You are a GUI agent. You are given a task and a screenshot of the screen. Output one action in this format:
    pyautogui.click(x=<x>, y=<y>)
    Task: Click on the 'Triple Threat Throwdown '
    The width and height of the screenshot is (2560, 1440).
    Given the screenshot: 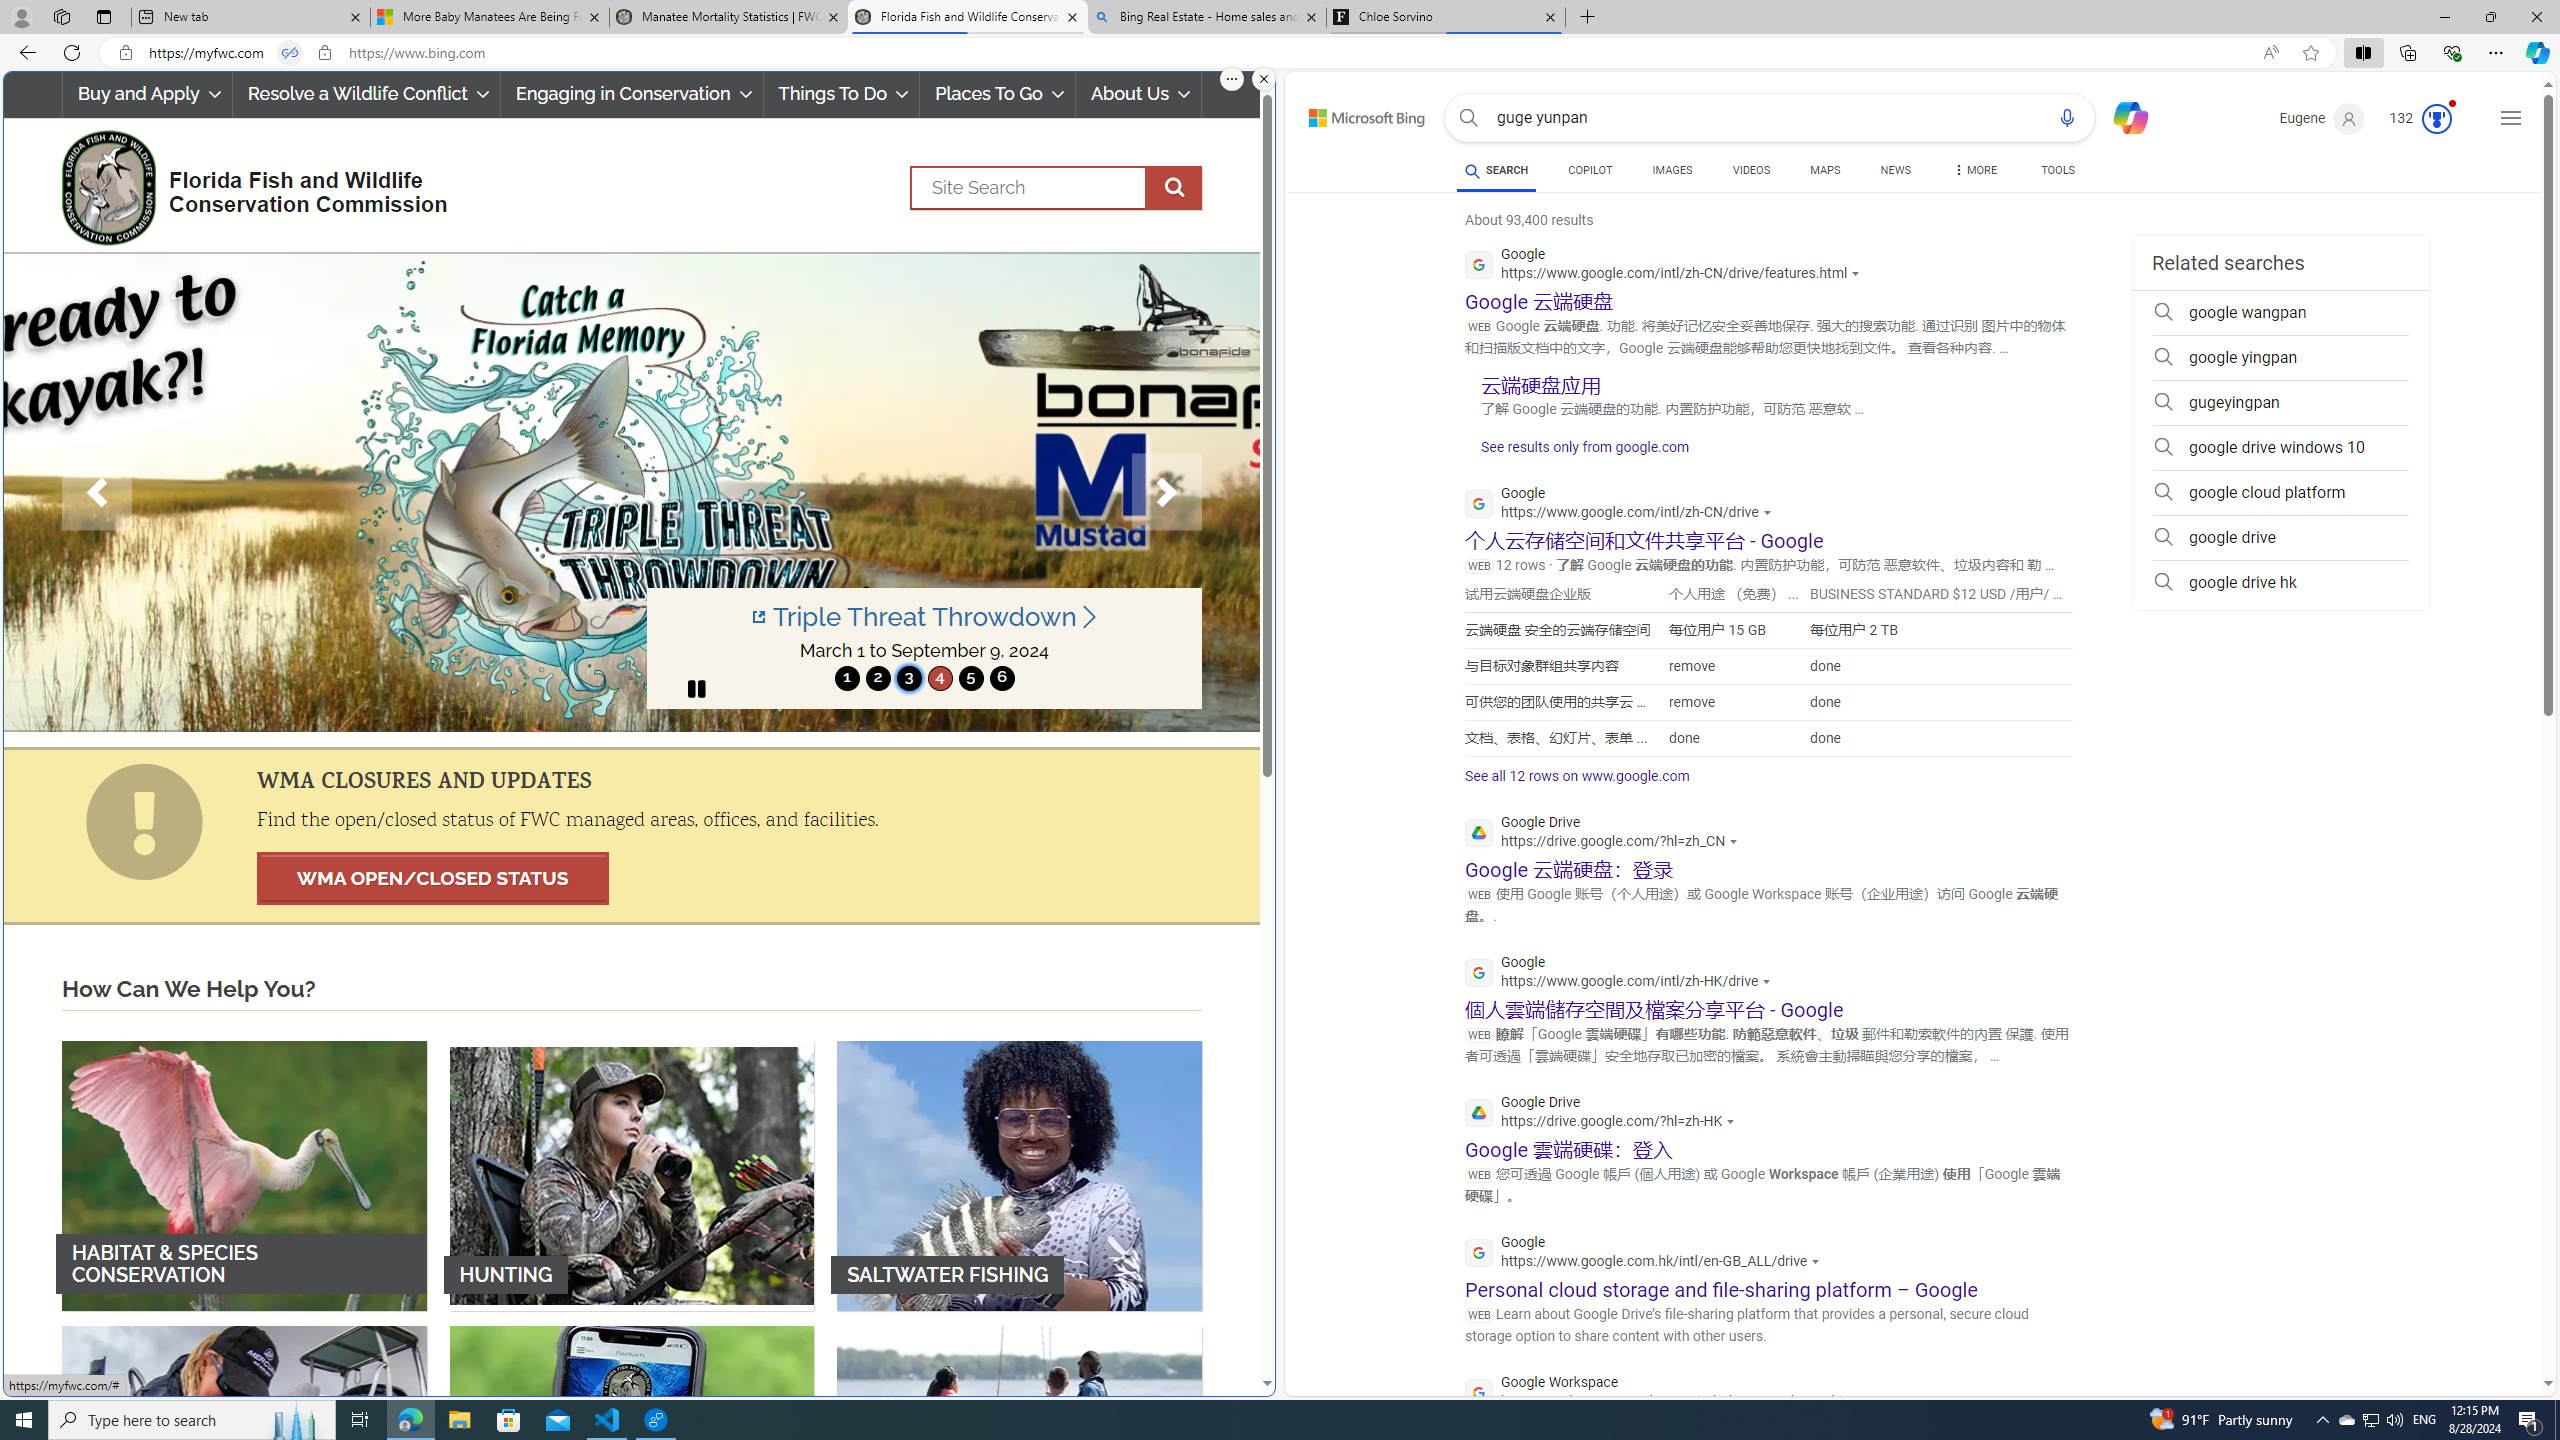 What is the action you would take?
    pyautogui.click(x=925, y=616)
    